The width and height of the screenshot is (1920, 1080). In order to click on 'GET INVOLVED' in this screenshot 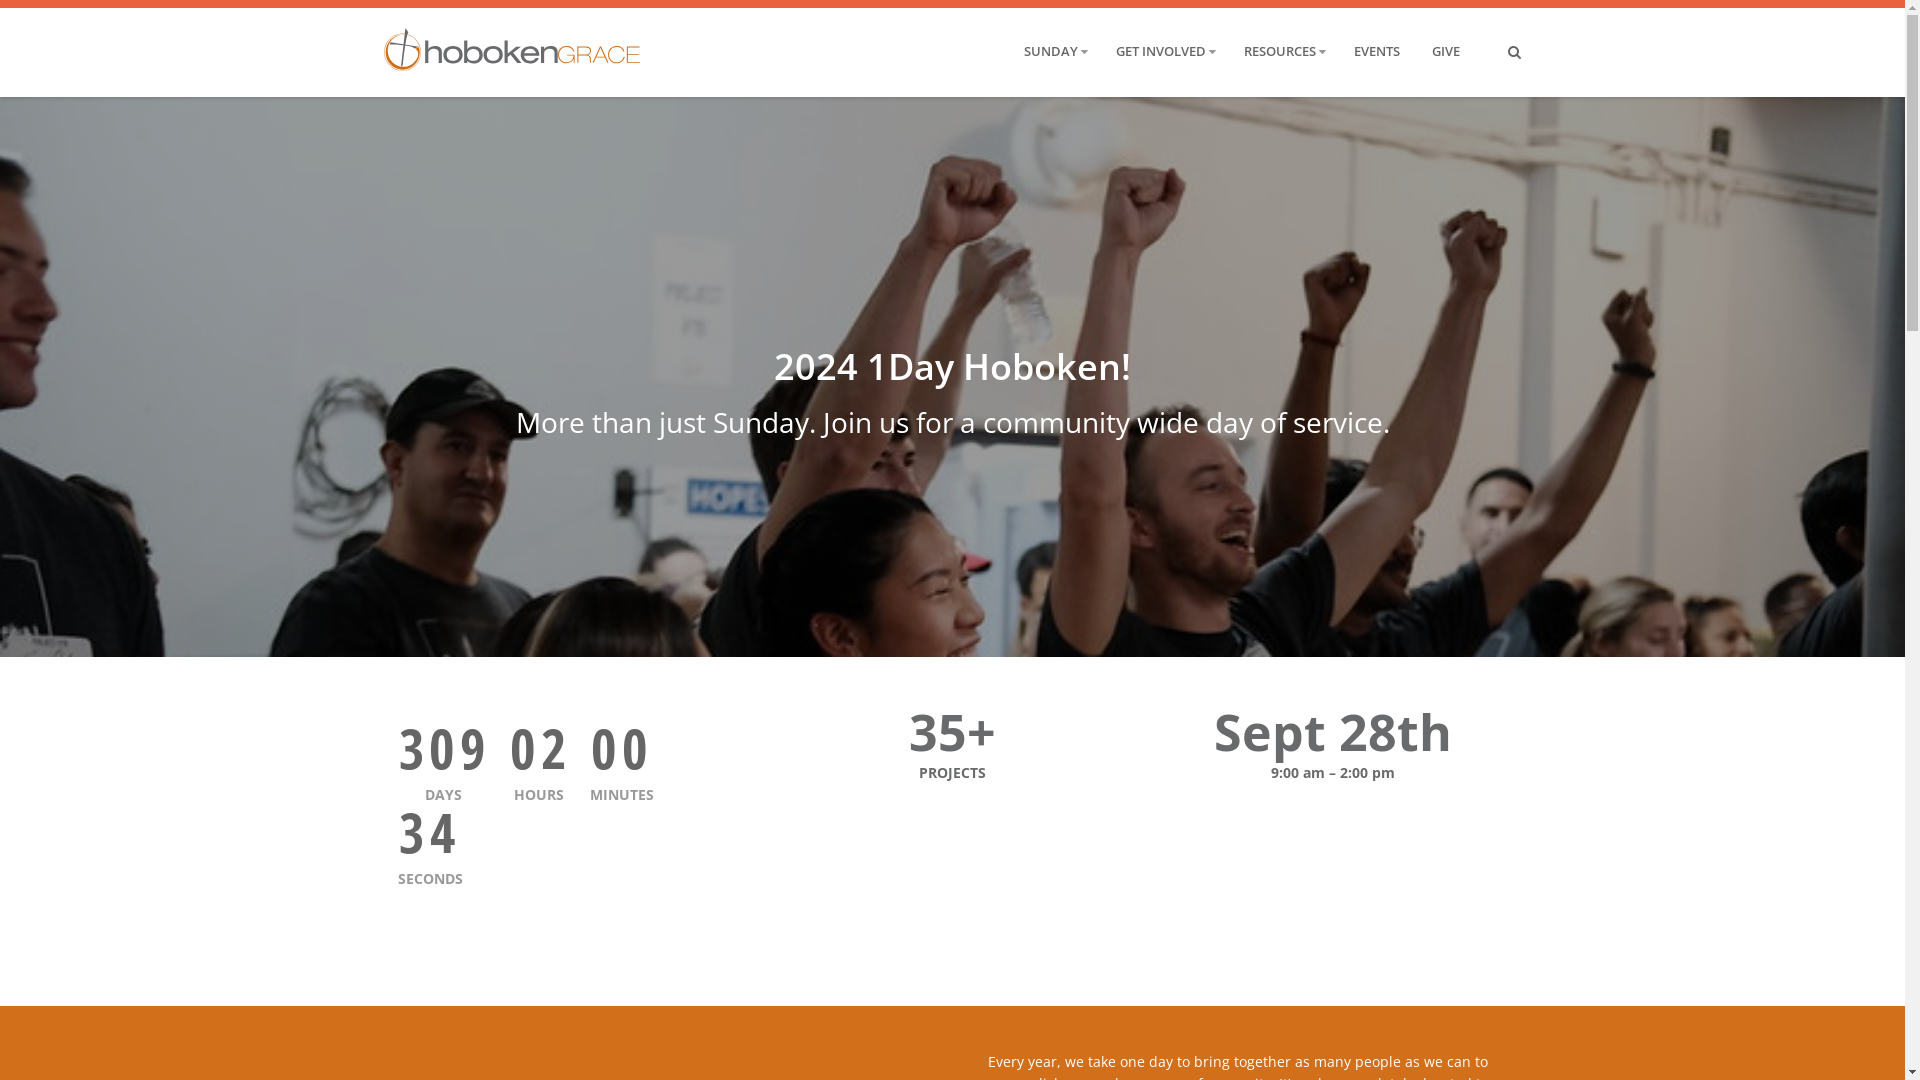, I will do `click(1161, 51)`.